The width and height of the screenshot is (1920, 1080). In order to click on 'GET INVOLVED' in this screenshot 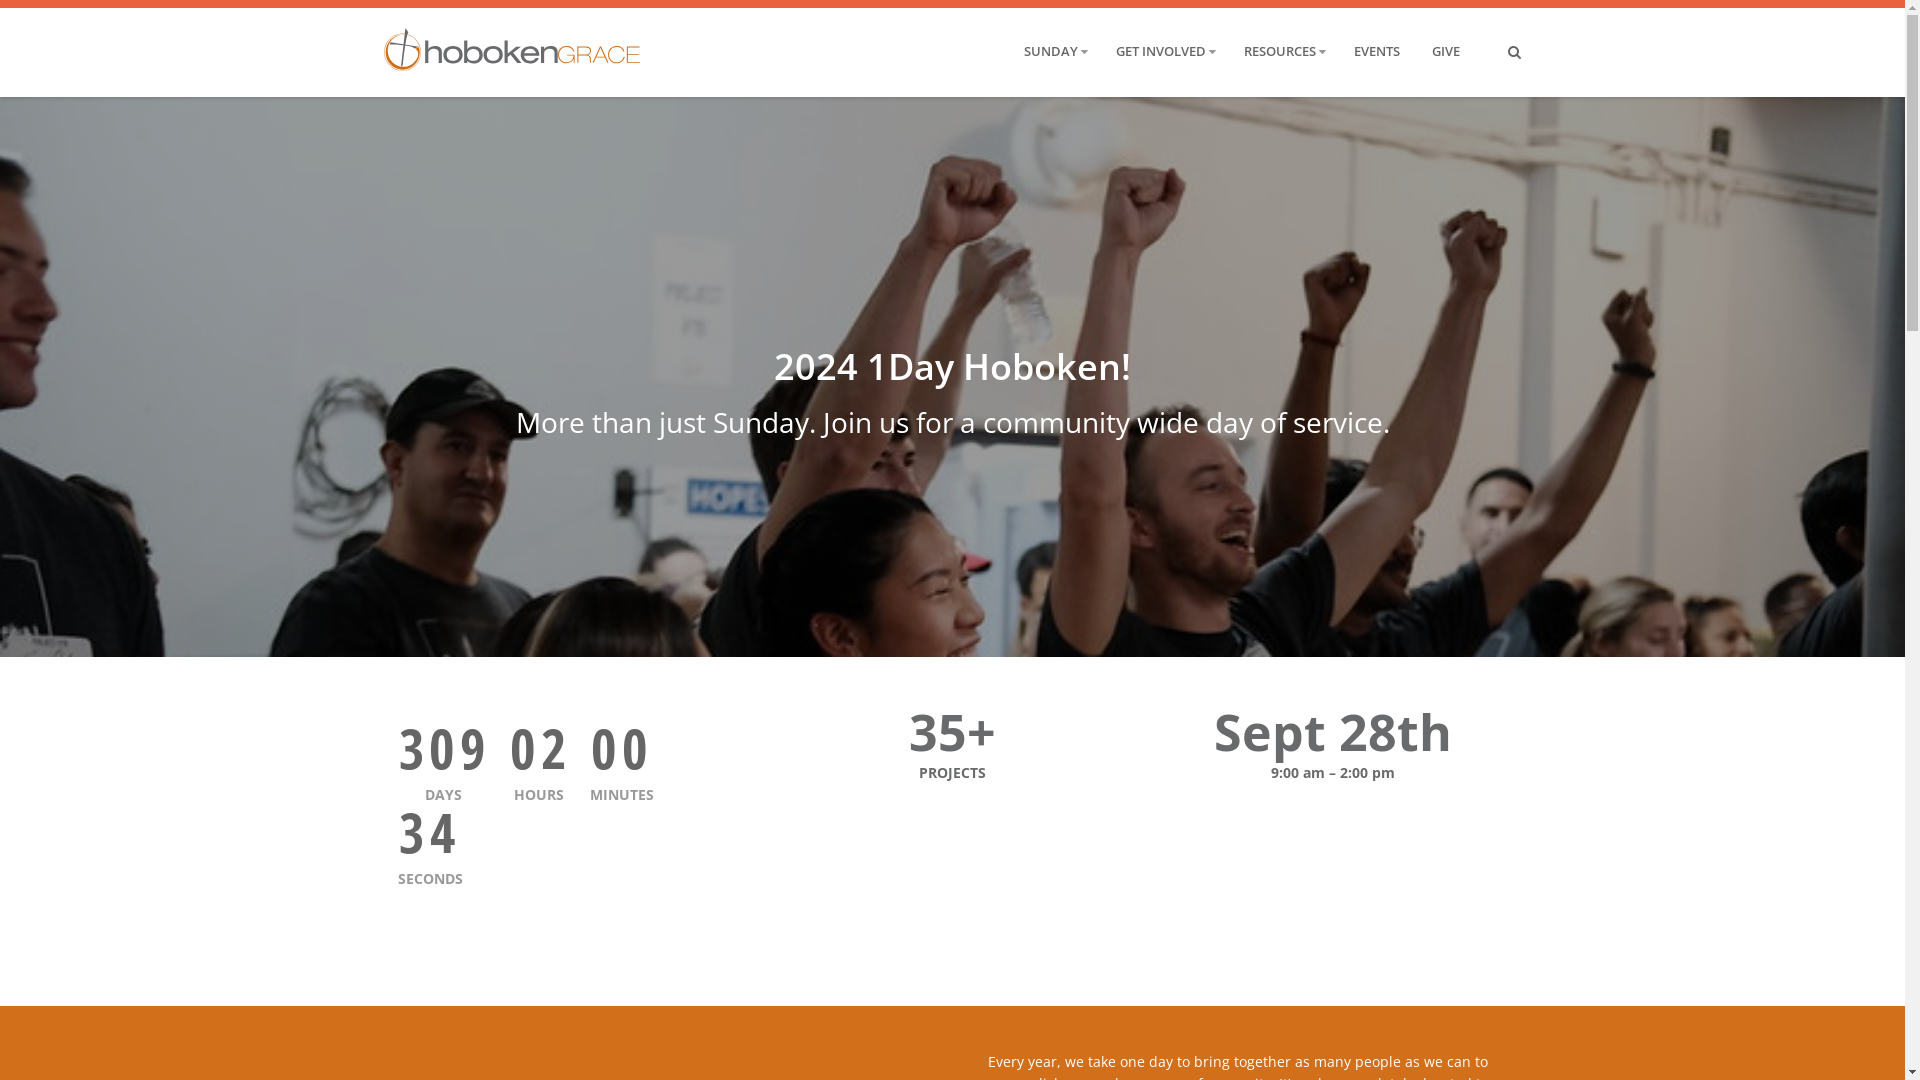, I will do `click(1161, 51)`.